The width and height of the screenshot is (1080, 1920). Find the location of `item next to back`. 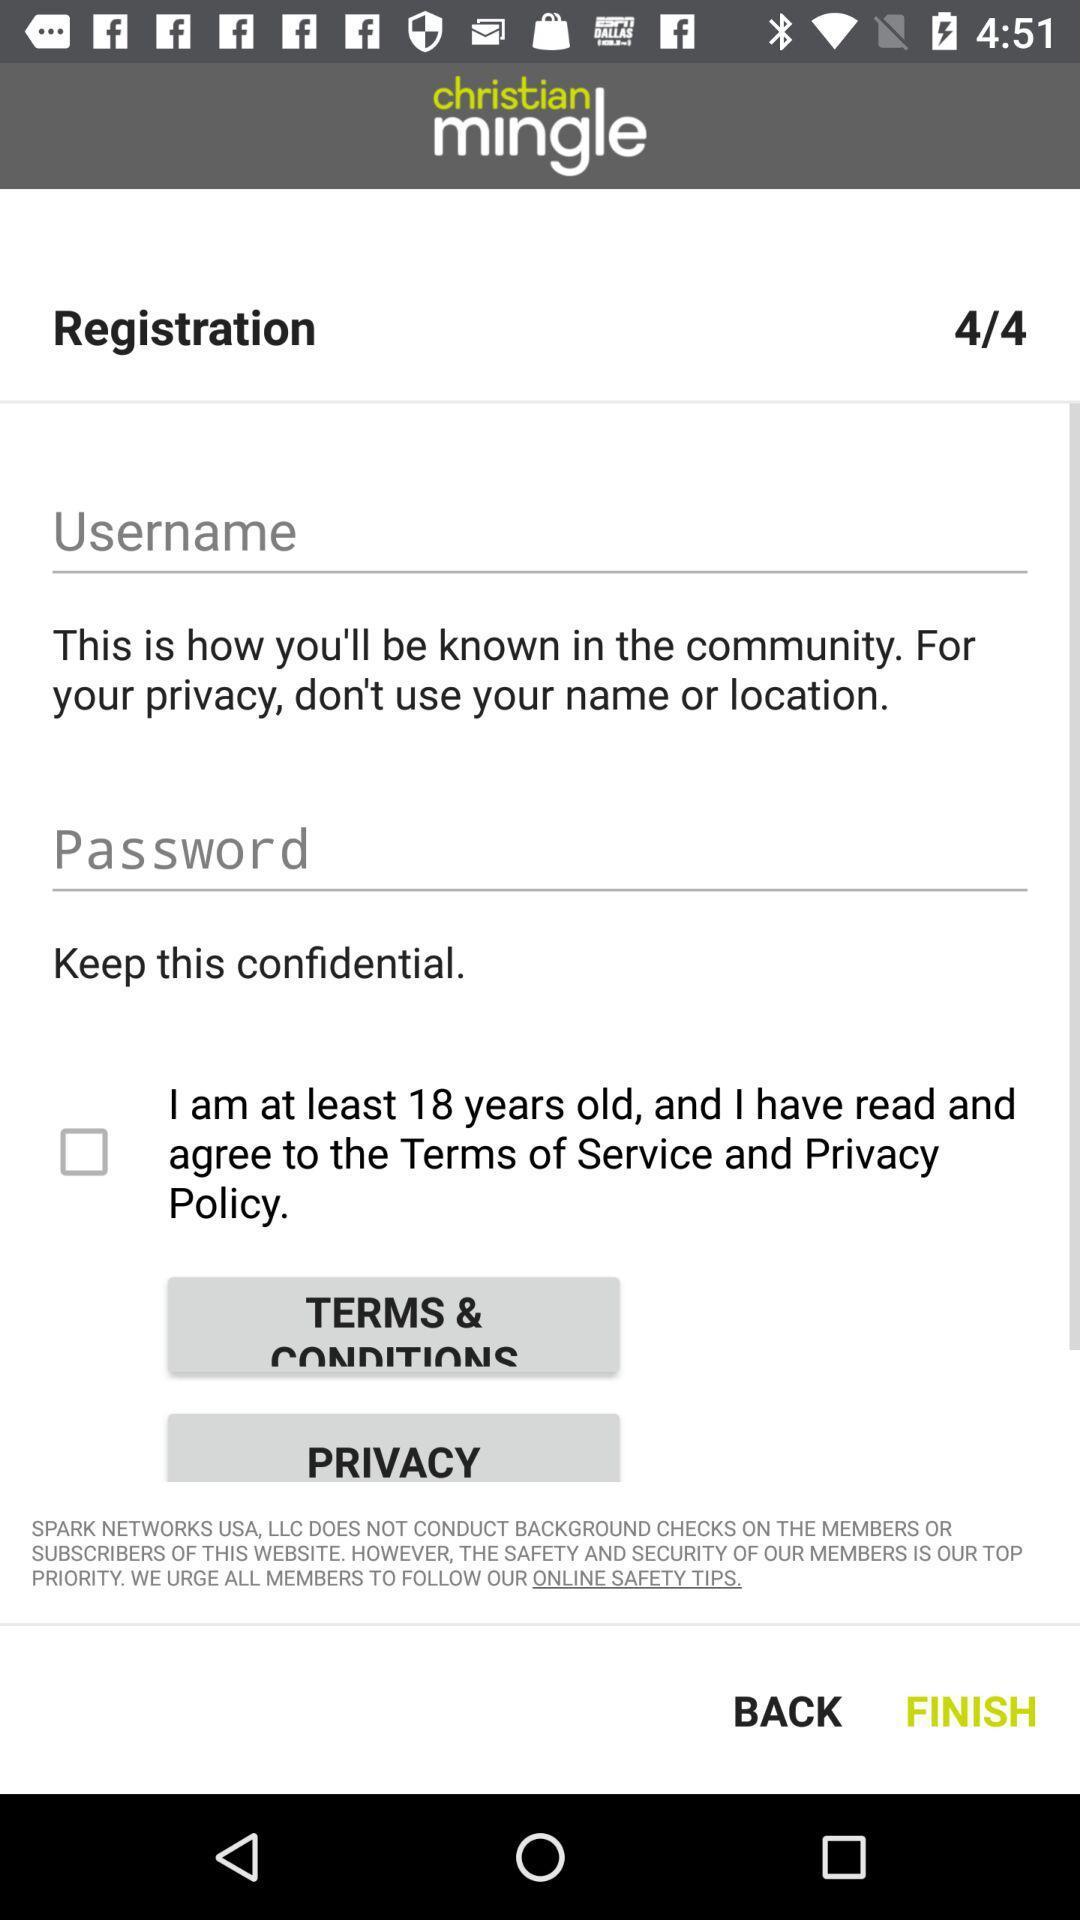

item next to back is located at coordinates (975, 1708).